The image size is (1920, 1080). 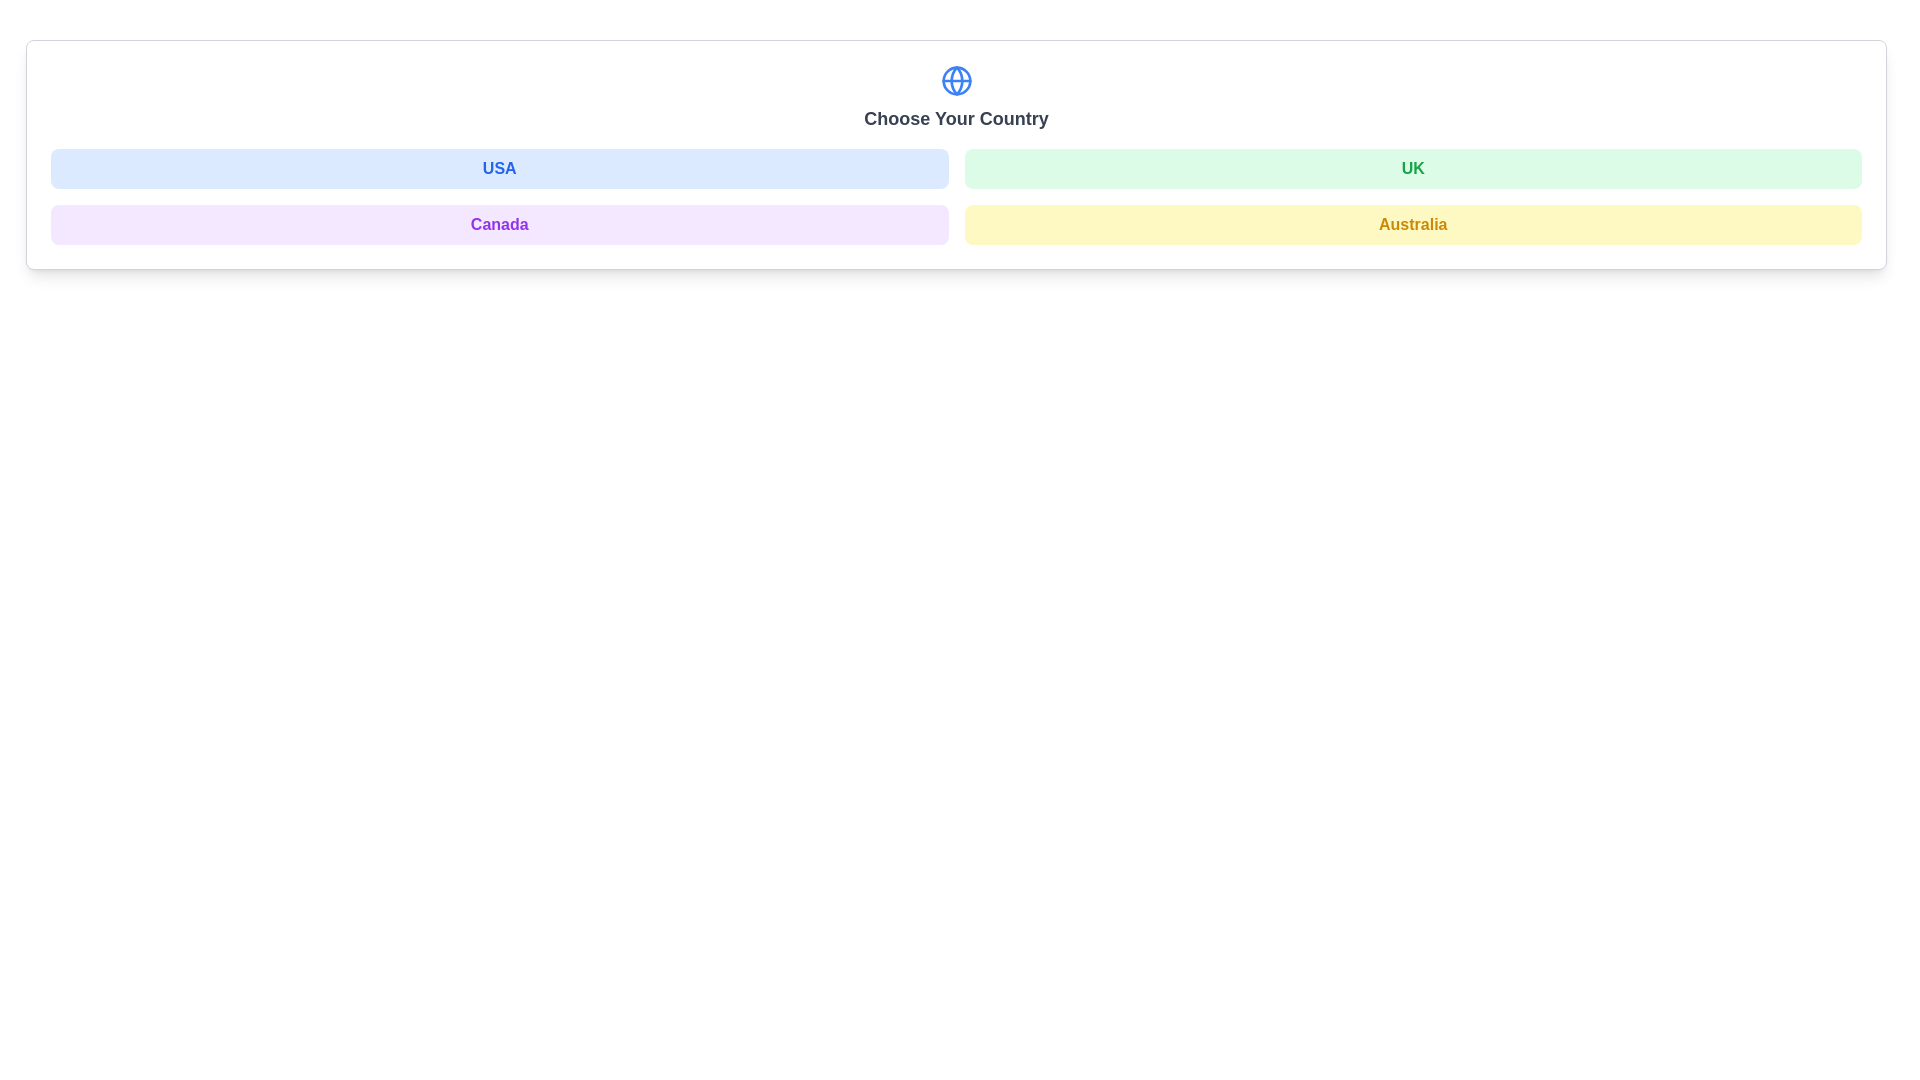 I want to click on the 'Canada' button, so click(x=499, y=224).